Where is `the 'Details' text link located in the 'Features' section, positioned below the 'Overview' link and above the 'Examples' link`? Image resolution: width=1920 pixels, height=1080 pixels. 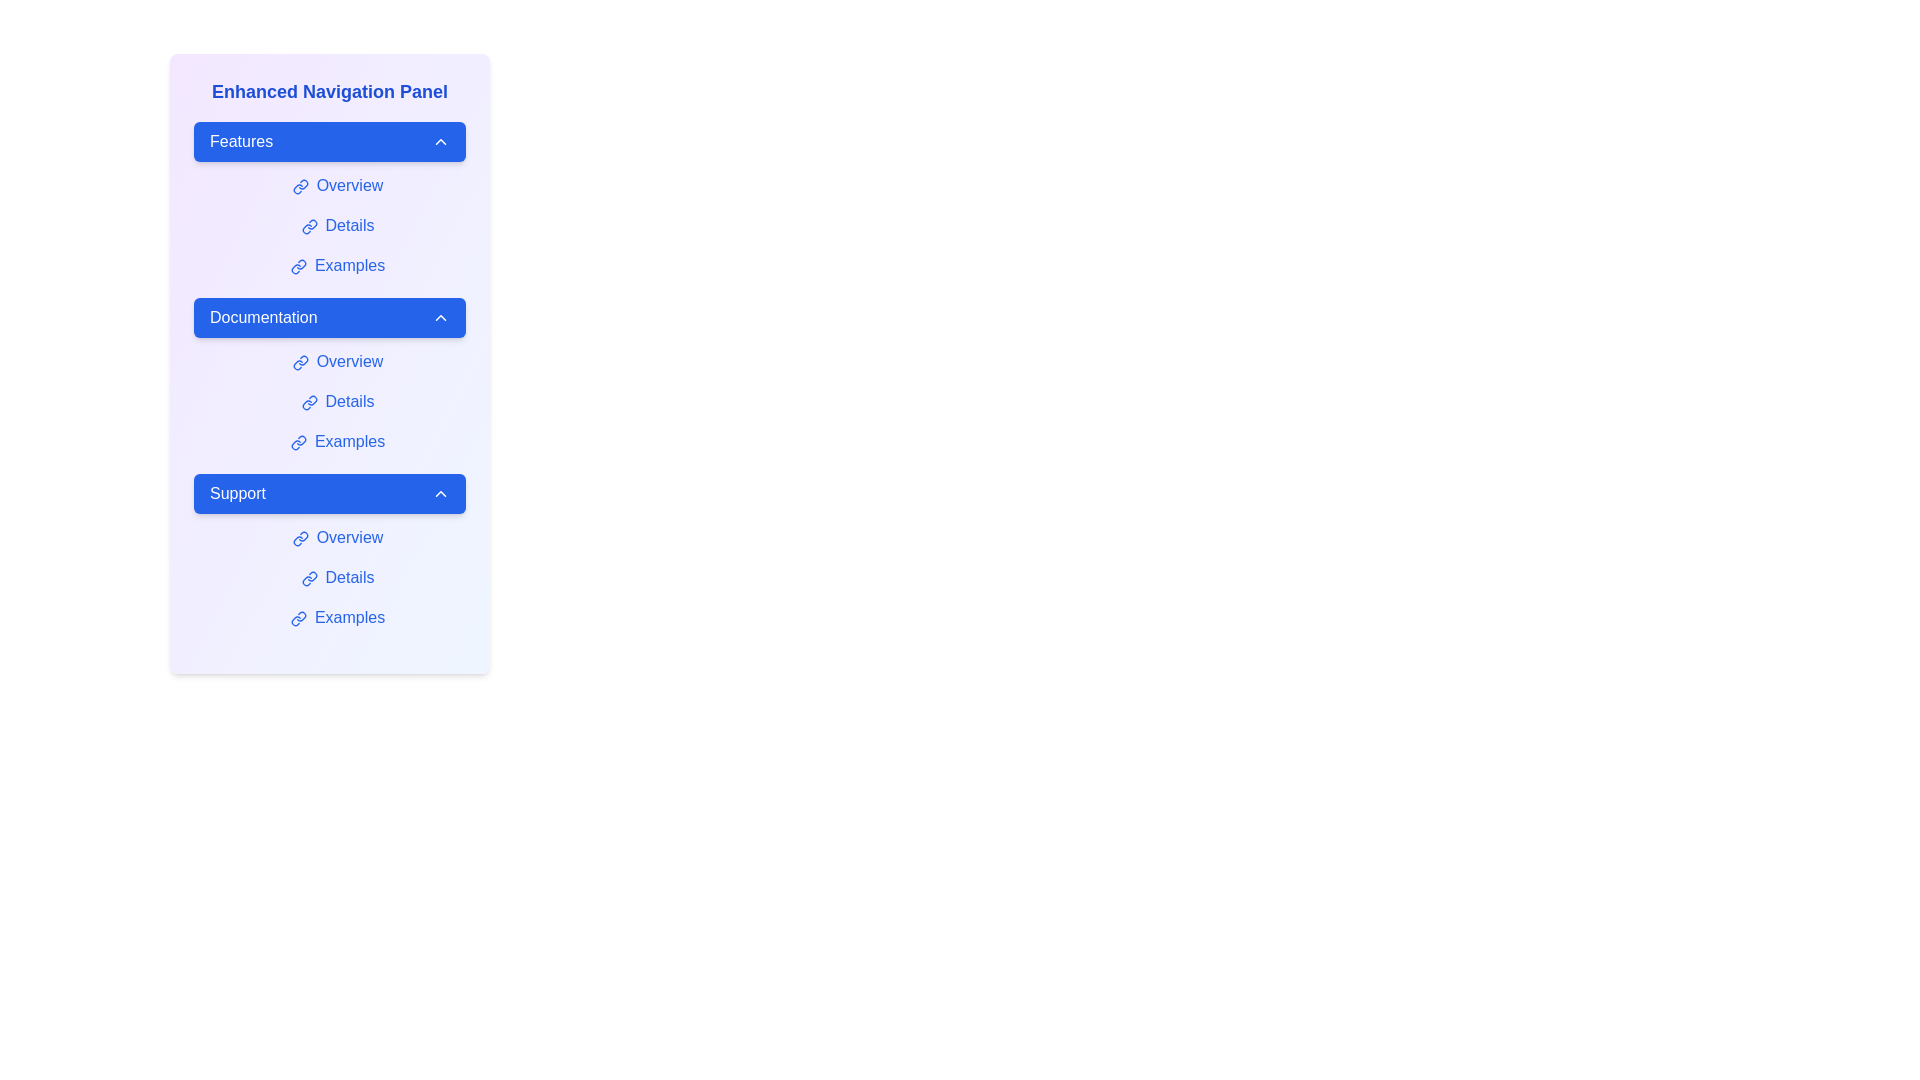 the 'Details' text link located in the 'Features' section, positioned below the 'Overview' link and above the 'Examples' link is located at coordinates (337, 225).